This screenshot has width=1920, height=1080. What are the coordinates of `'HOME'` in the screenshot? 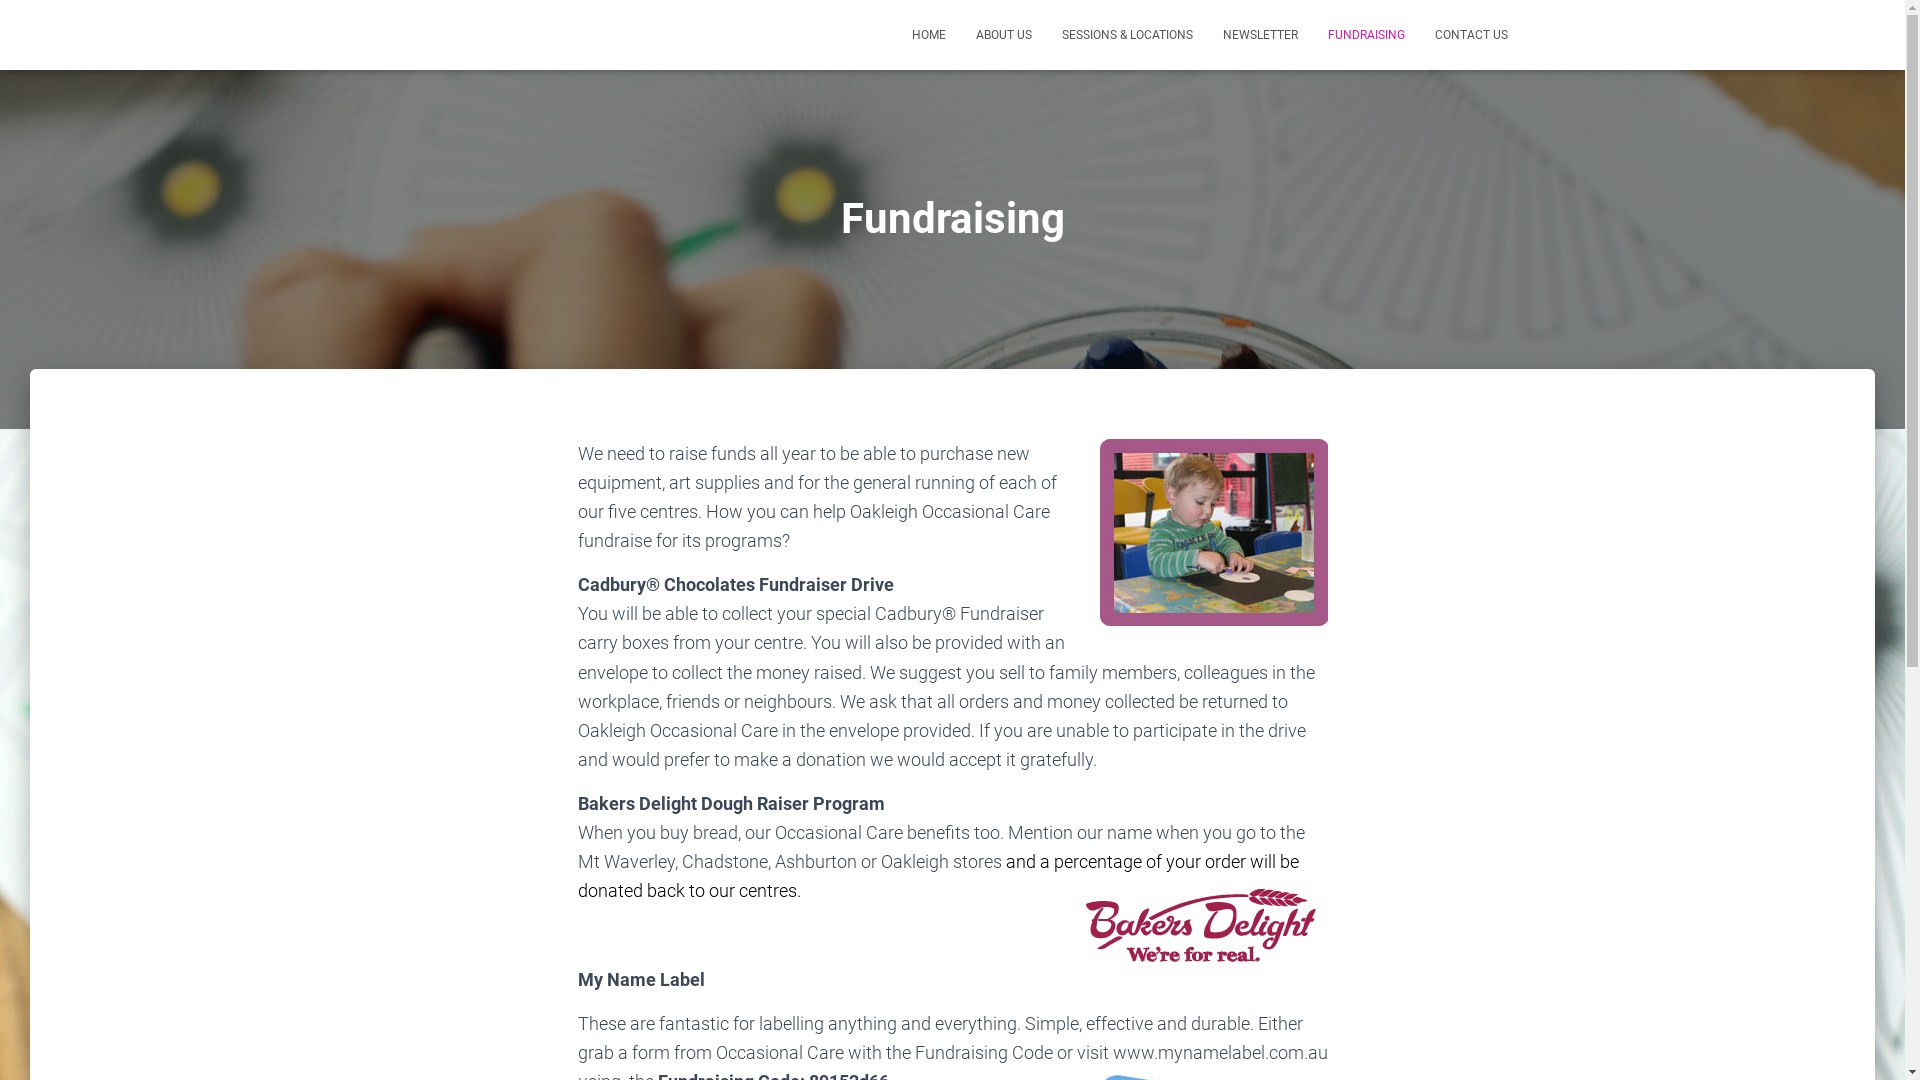 It's located at (926, 34).